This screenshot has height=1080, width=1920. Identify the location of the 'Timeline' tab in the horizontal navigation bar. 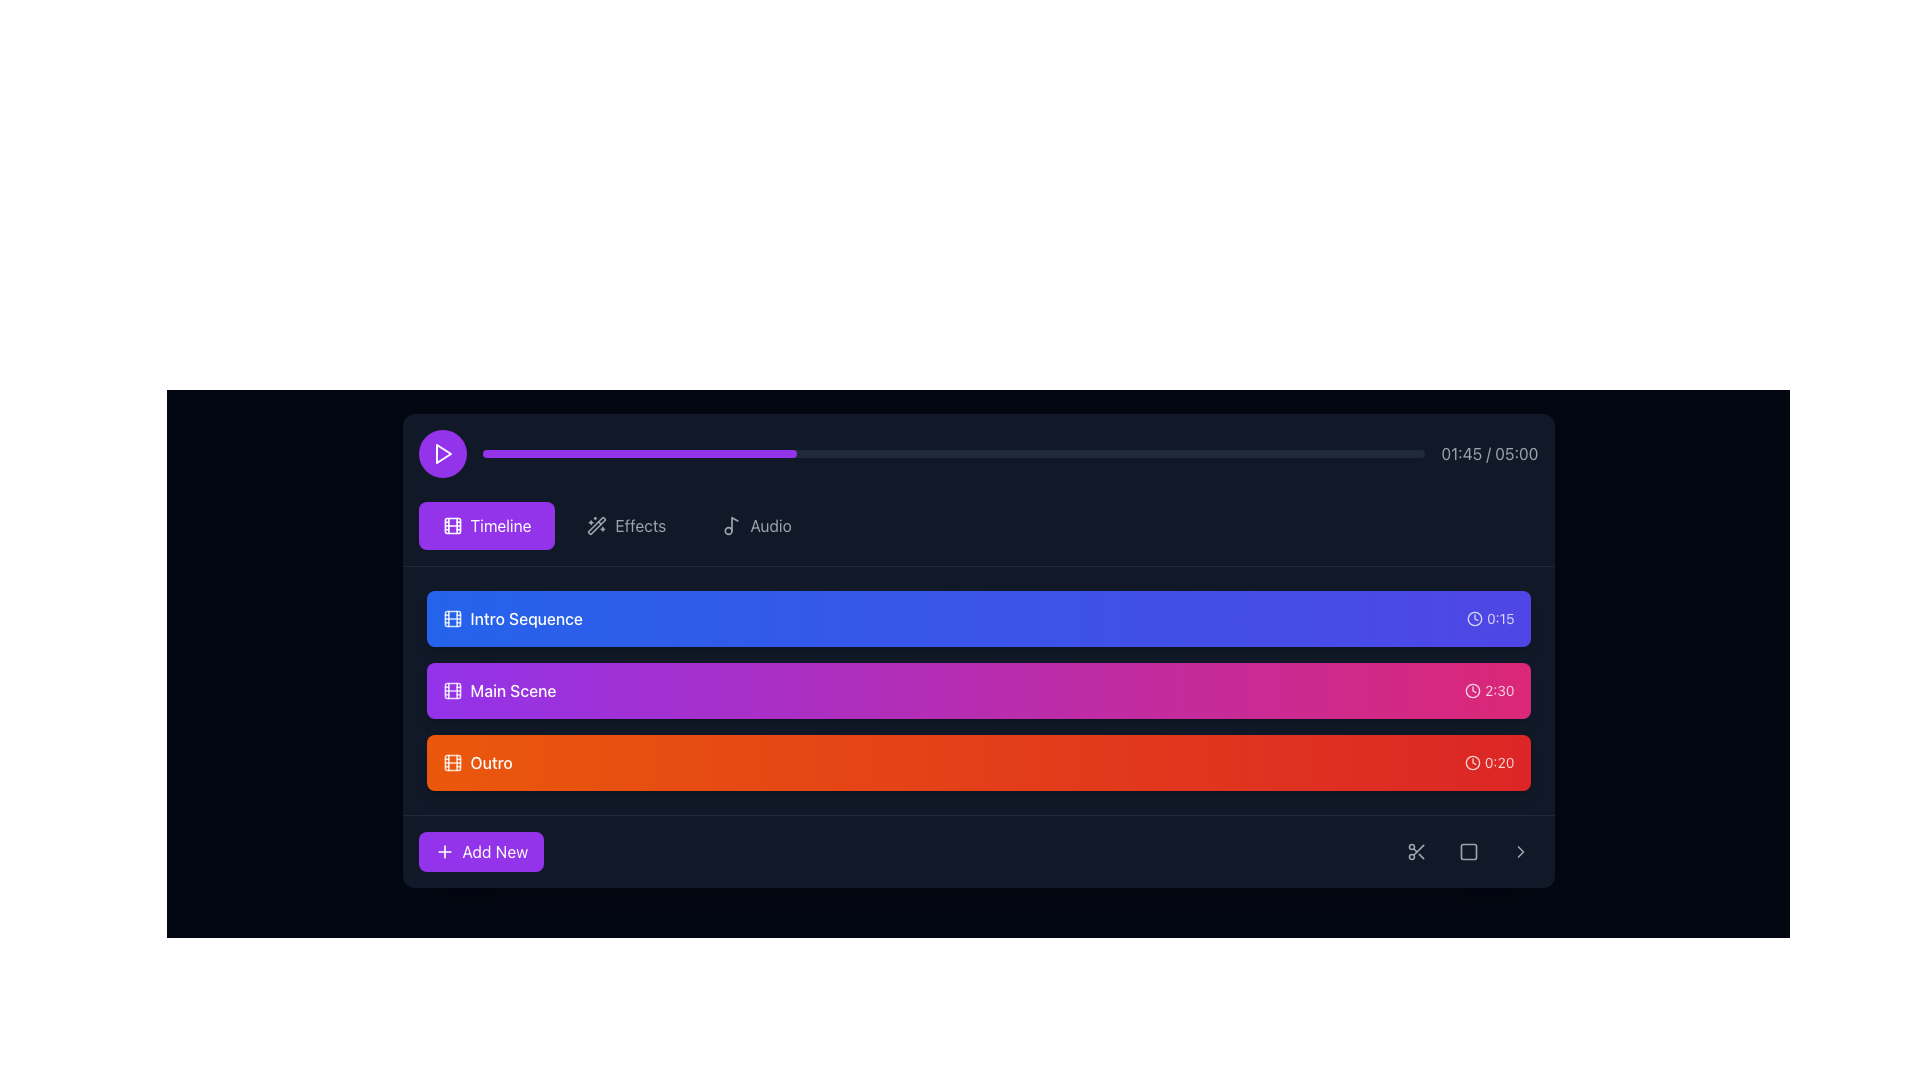
(500, 524).